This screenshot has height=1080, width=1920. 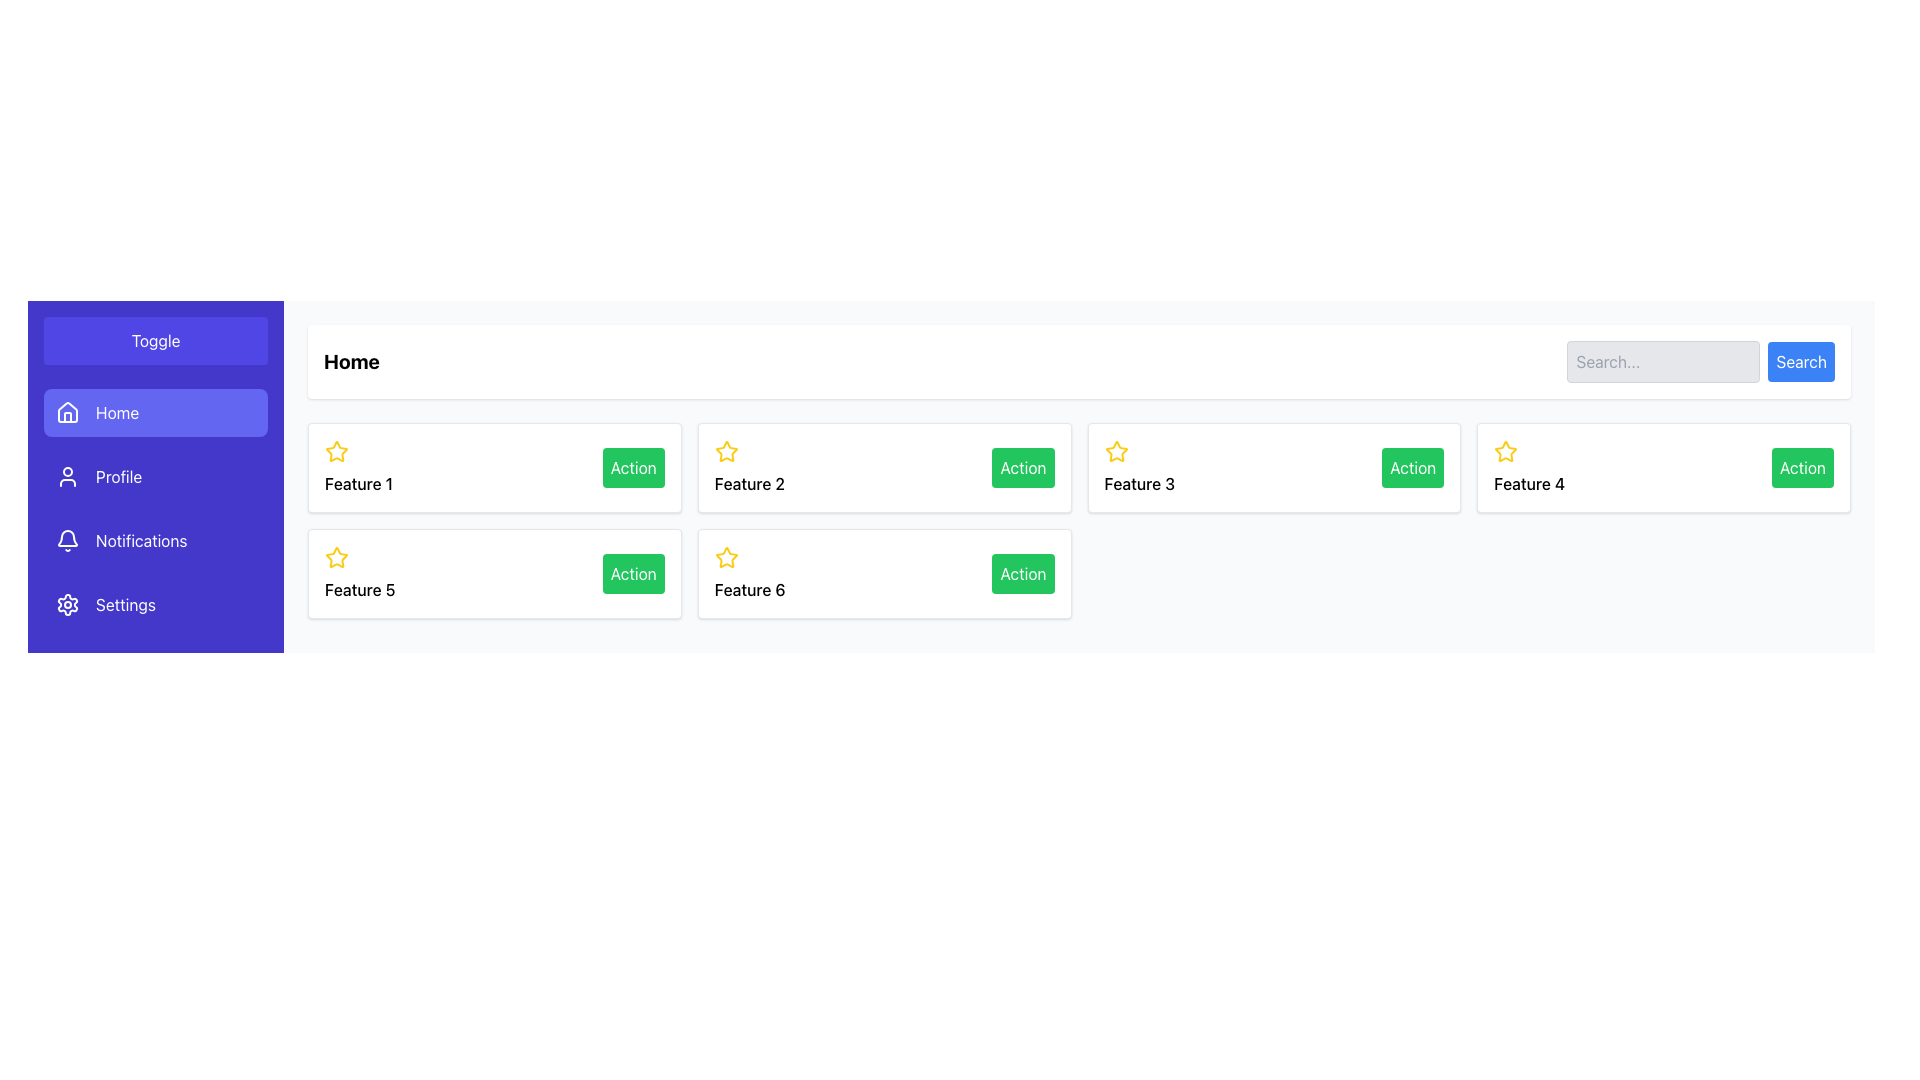 What do you see at coordinates (1139, 483) in the screenshot?
I see `descriptive text of the Text Label displaying 'Feature 3' in the third feature card, located in the upper row of the main content area, next to a yellow star icon and a green 'Action' button` at bounding box center [1139, 483].